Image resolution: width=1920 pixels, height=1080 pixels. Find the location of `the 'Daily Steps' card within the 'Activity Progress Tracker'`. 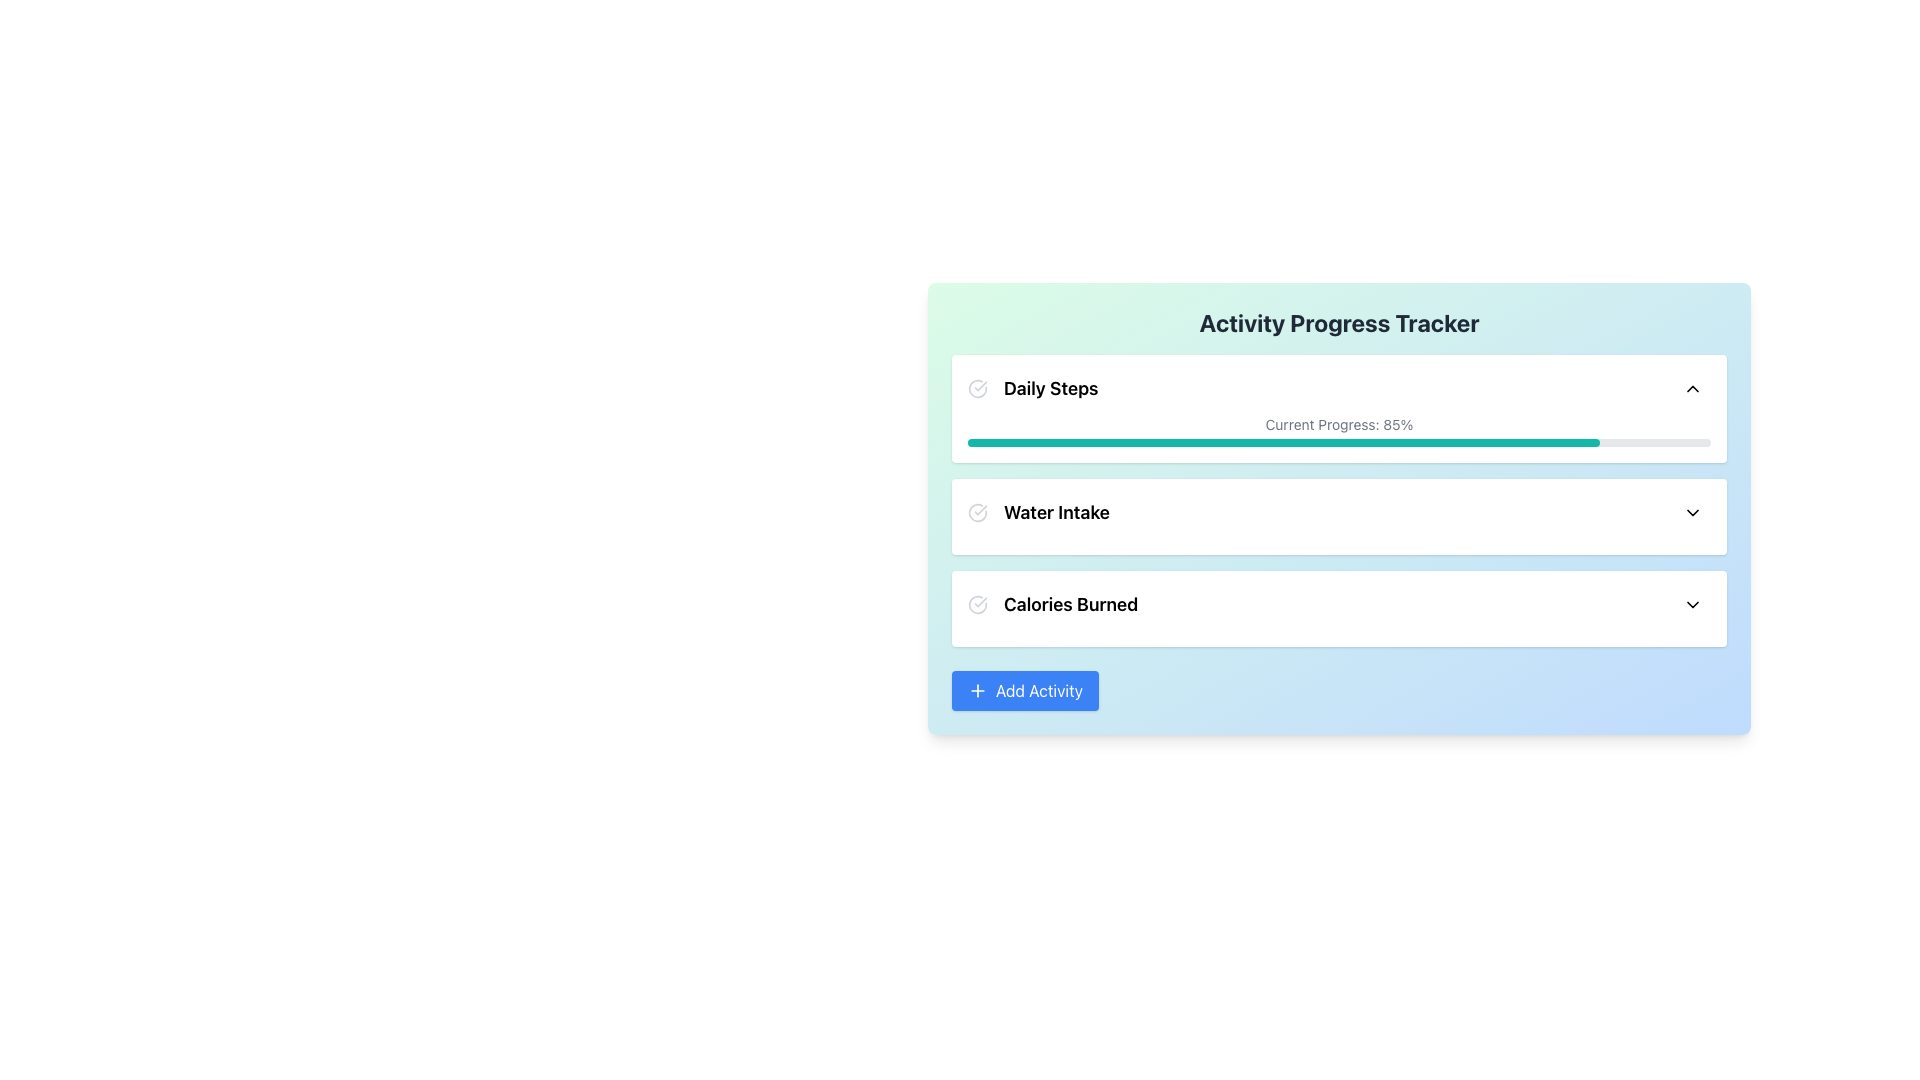

the 'Daily Steps' card within the 'Activity Progress Tracker' is located at coordinates (1339, 500).